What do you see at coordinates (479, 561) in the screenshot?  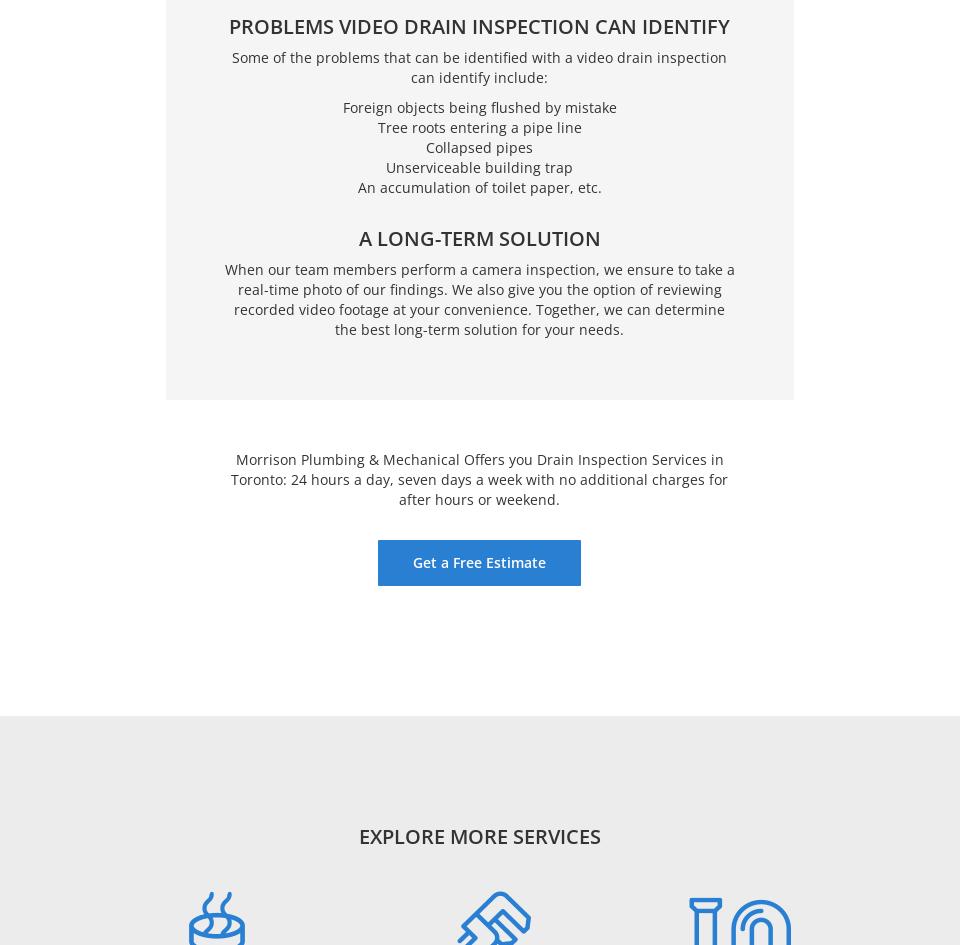 I see `'Get a Free Estimate'` at bounding box center [479, 561].